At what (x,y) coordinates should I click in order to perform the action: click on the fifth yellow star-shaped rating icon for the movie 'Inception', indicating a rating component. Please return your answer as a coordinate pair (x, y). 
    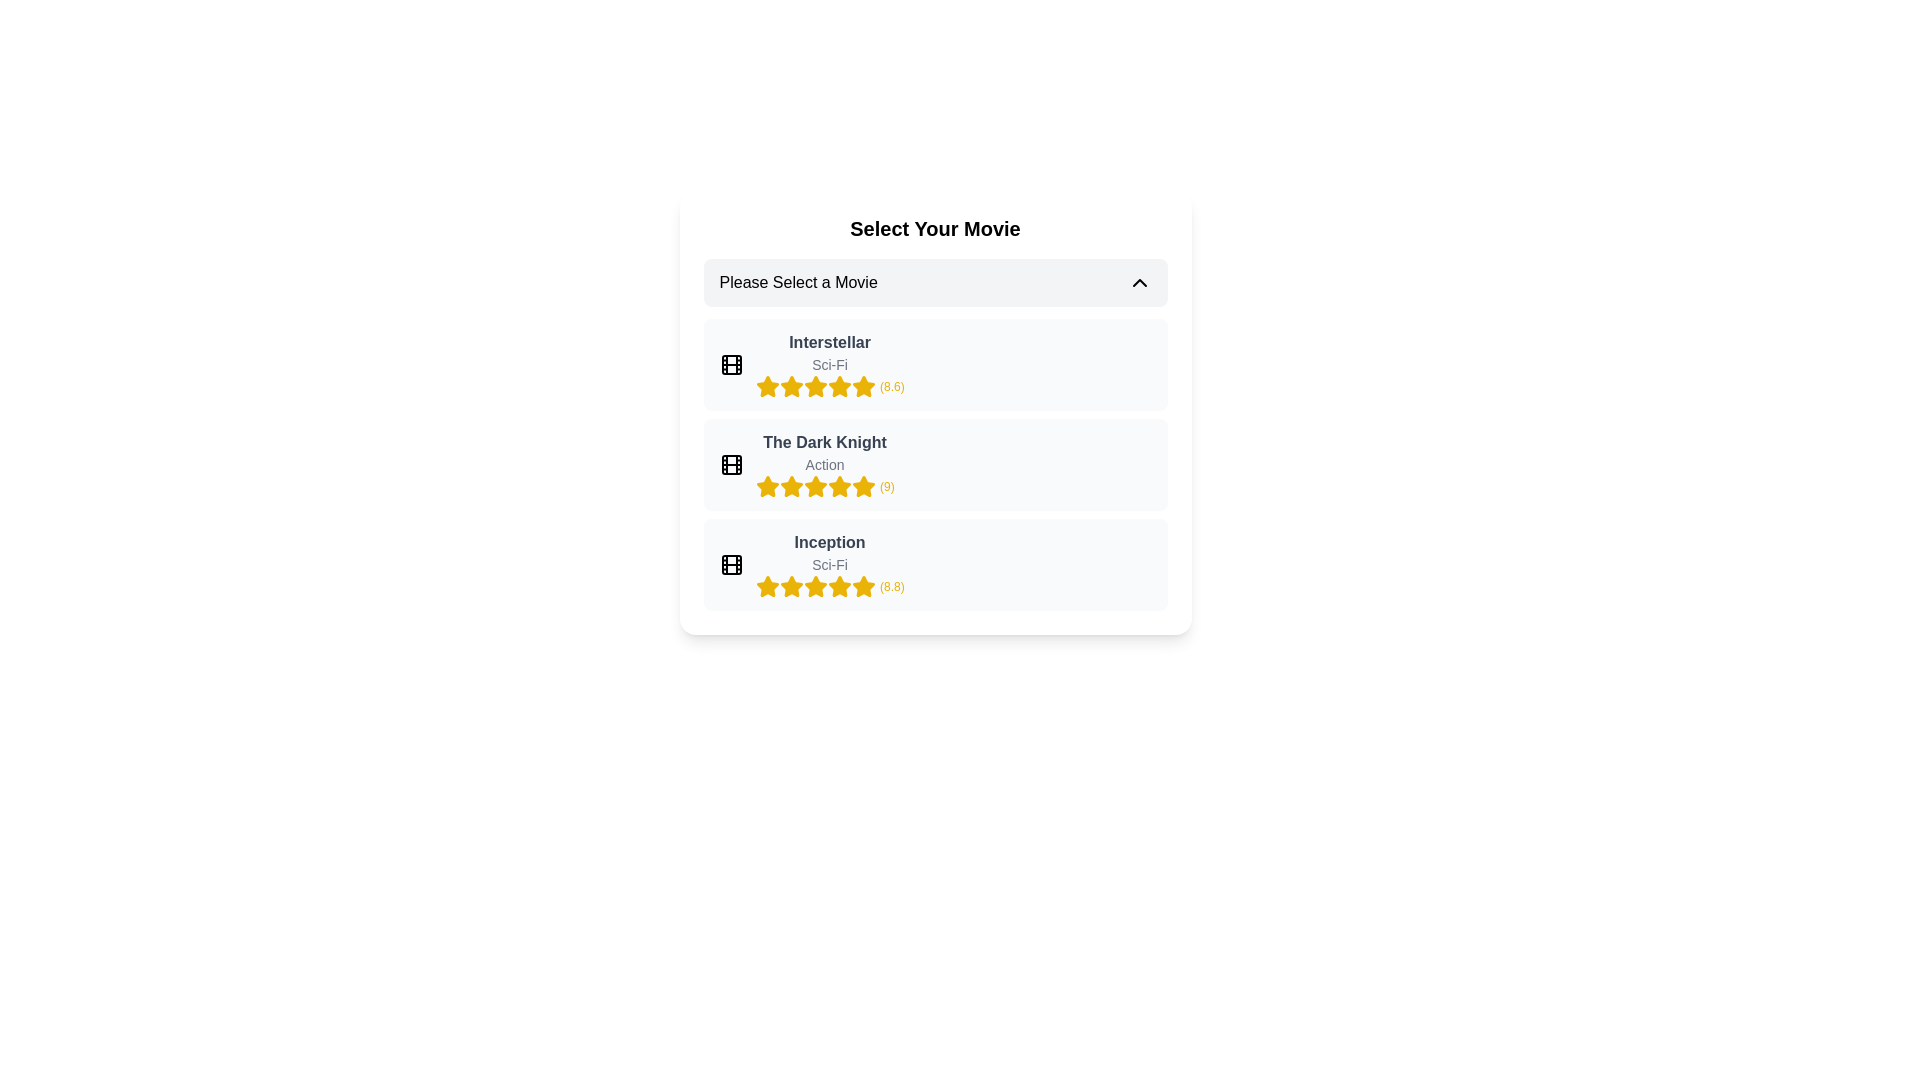
    Looking at the image, I should click on (839, 585).